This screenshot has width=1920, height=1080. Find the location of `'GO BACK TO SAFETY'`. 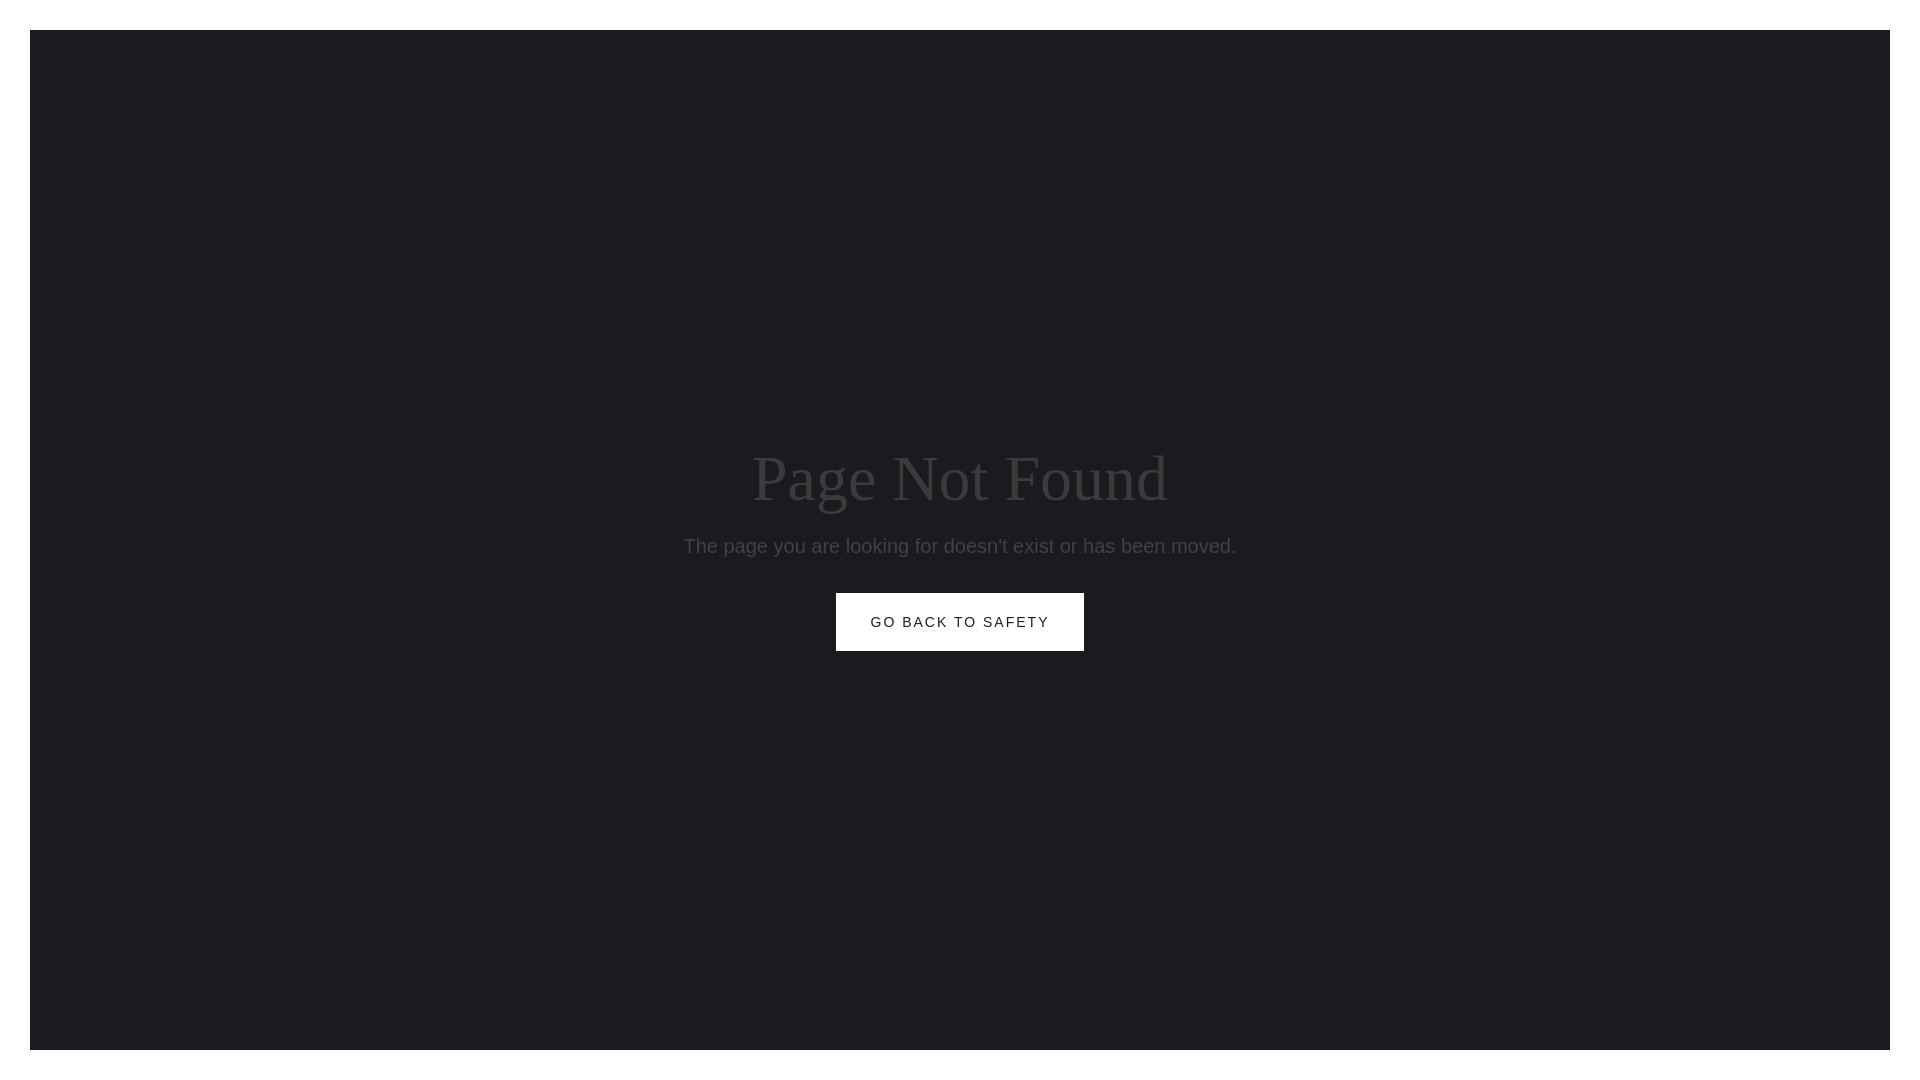

'GO BACK TO SAFETY' is located at coordinates (960, 620).